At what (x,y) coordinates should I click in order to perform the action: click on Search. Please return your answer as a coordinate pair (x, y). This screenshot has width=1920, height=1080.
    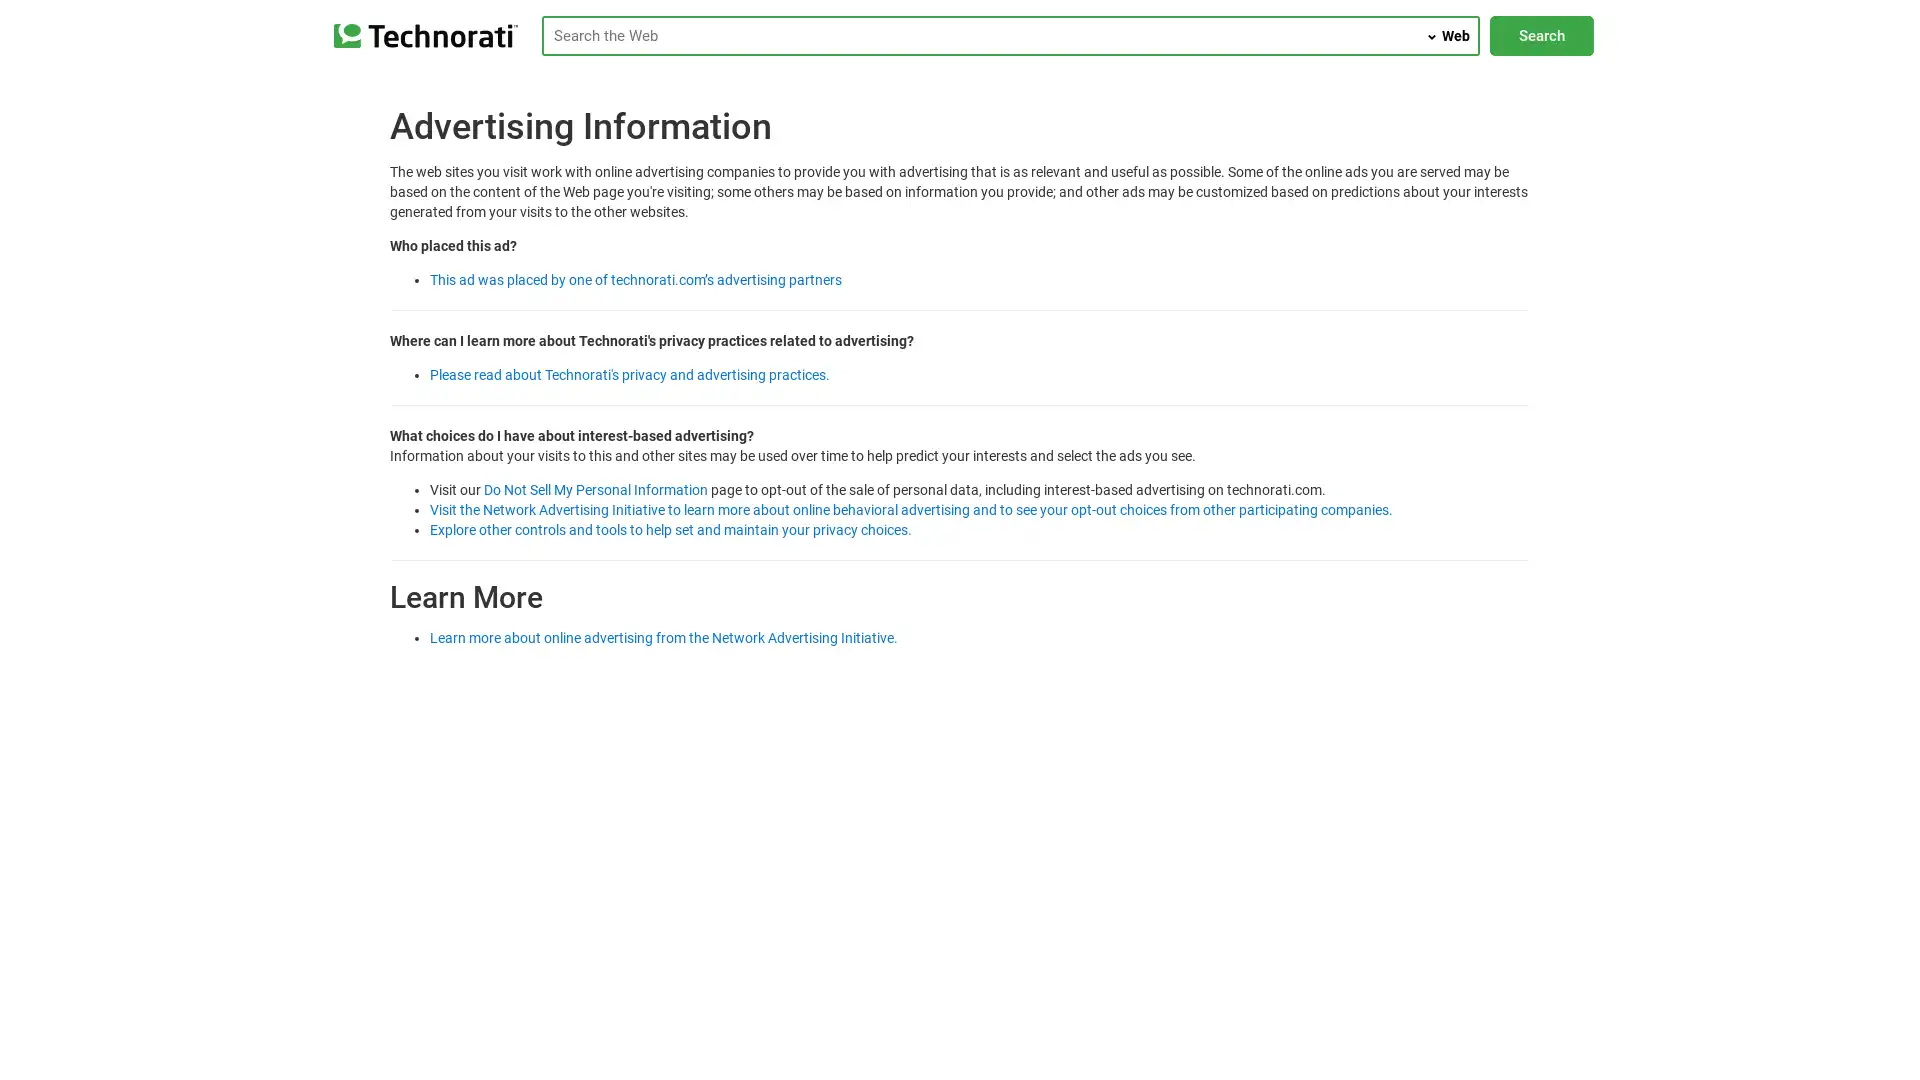
    Looking at the image, I should click on (1540, 35).